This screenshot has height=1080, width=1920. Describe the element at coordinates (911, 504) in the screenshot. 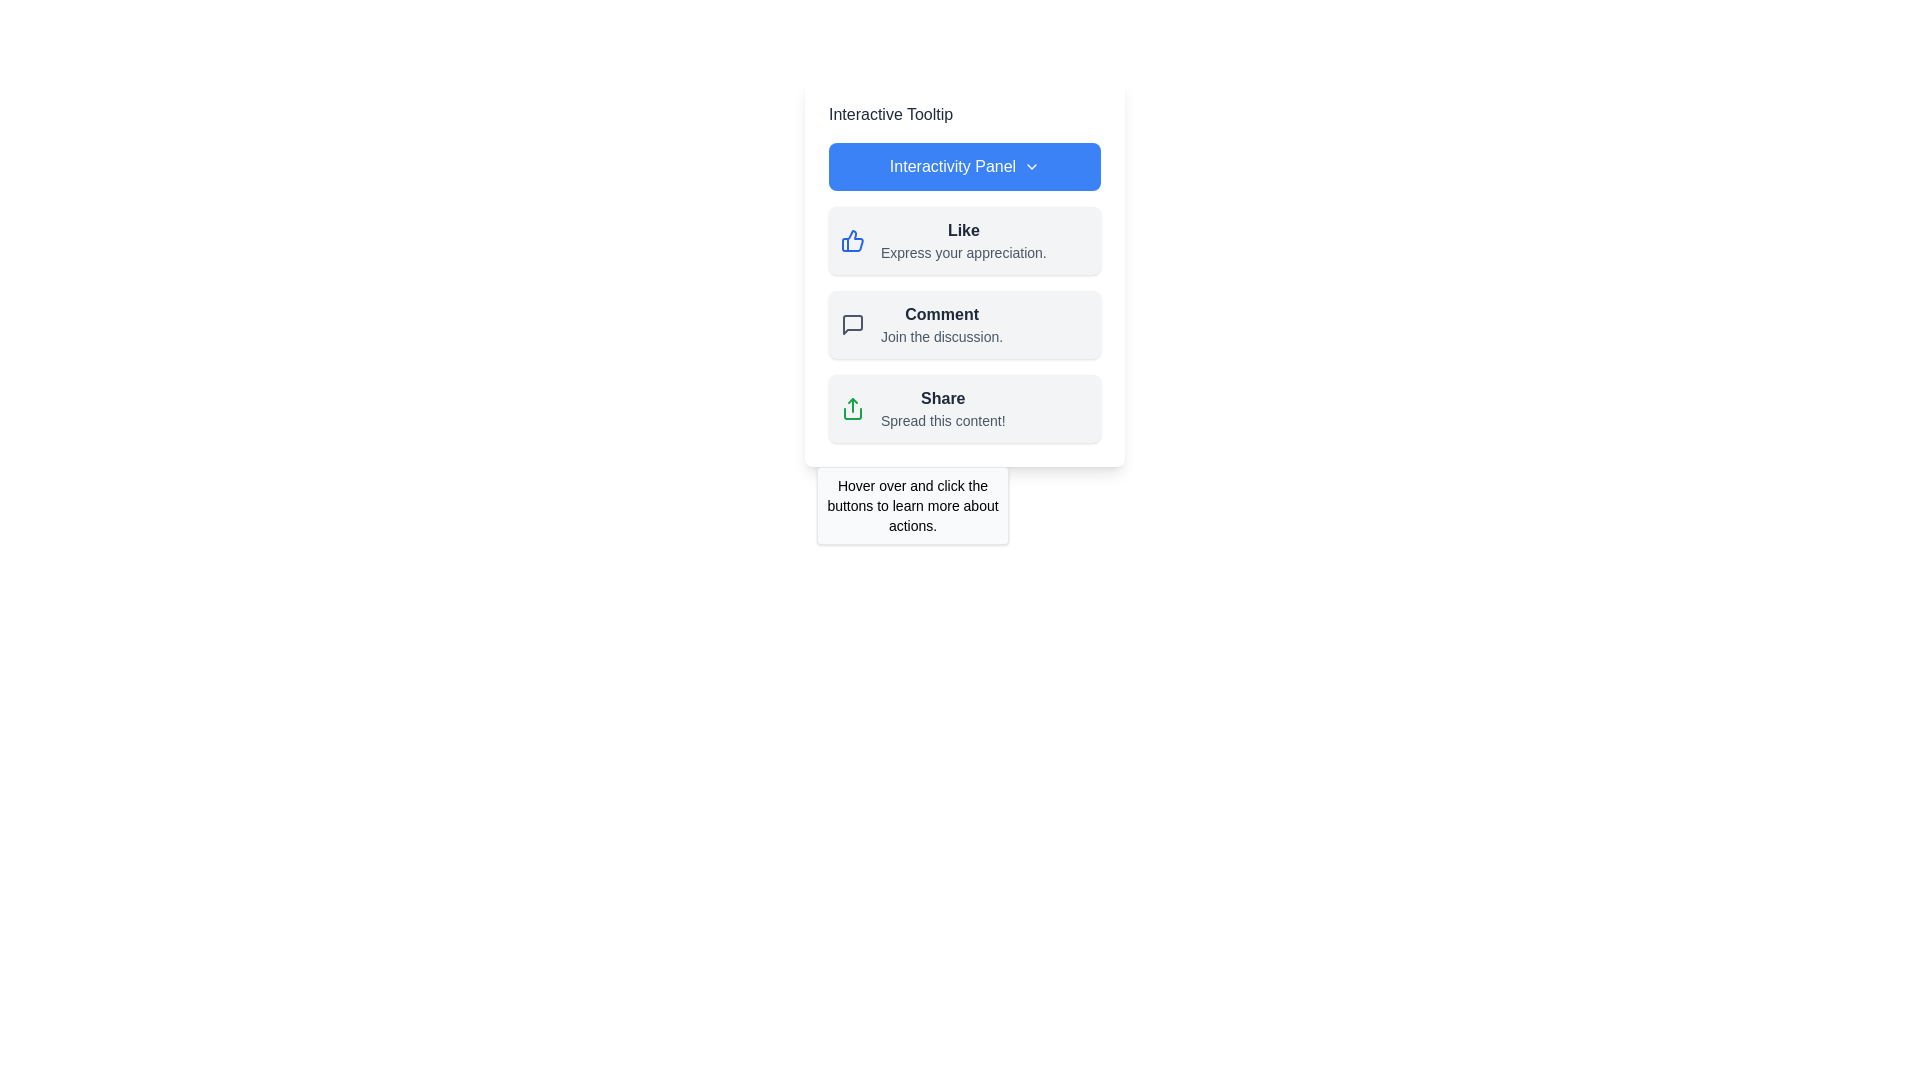

I see `information displayed in the informational tooltip located centrally below the 'Interactive Tooltip' panel` at that location.